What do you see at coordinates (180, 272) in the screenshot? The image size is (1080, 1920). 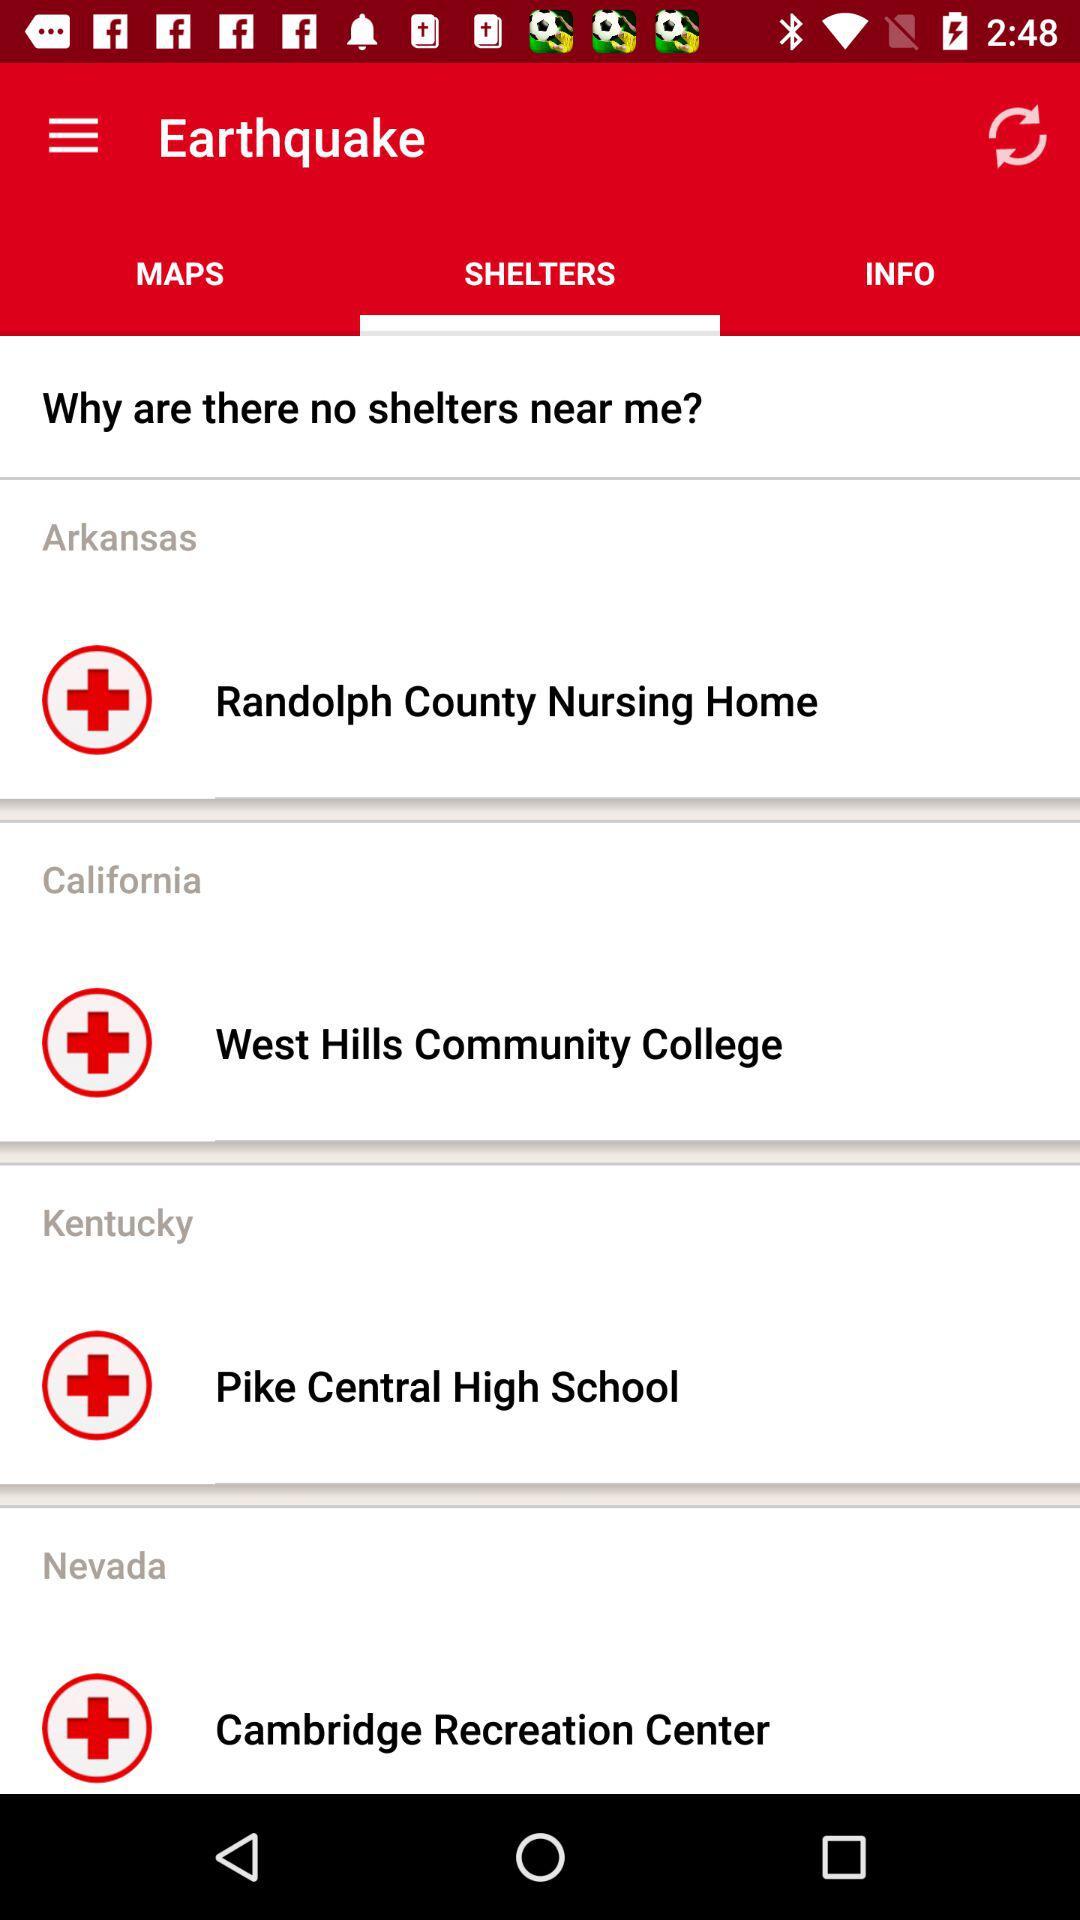 I see `the maps icon` at bounding box center [180, 272].